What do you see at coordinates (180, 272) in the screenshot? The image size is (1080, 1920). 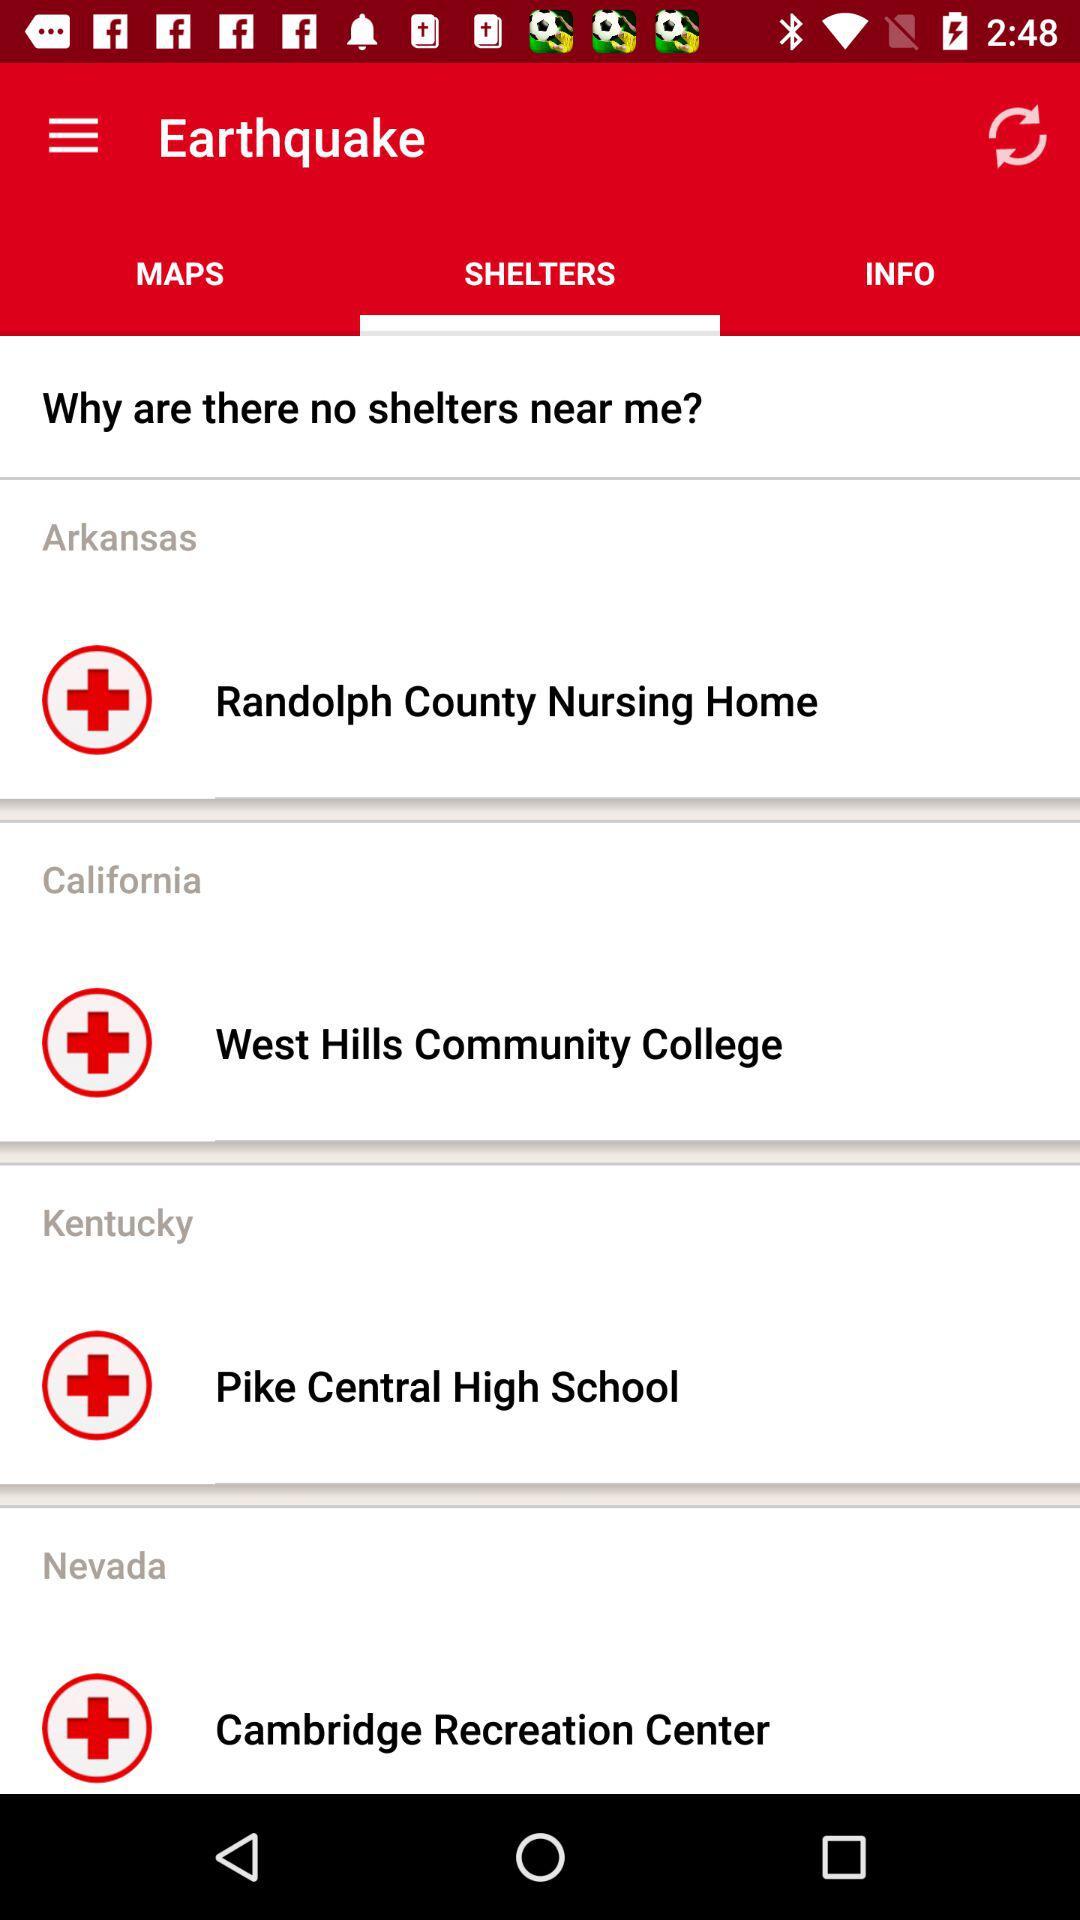 I see `the maps icon` at bounding box center [180, 272].